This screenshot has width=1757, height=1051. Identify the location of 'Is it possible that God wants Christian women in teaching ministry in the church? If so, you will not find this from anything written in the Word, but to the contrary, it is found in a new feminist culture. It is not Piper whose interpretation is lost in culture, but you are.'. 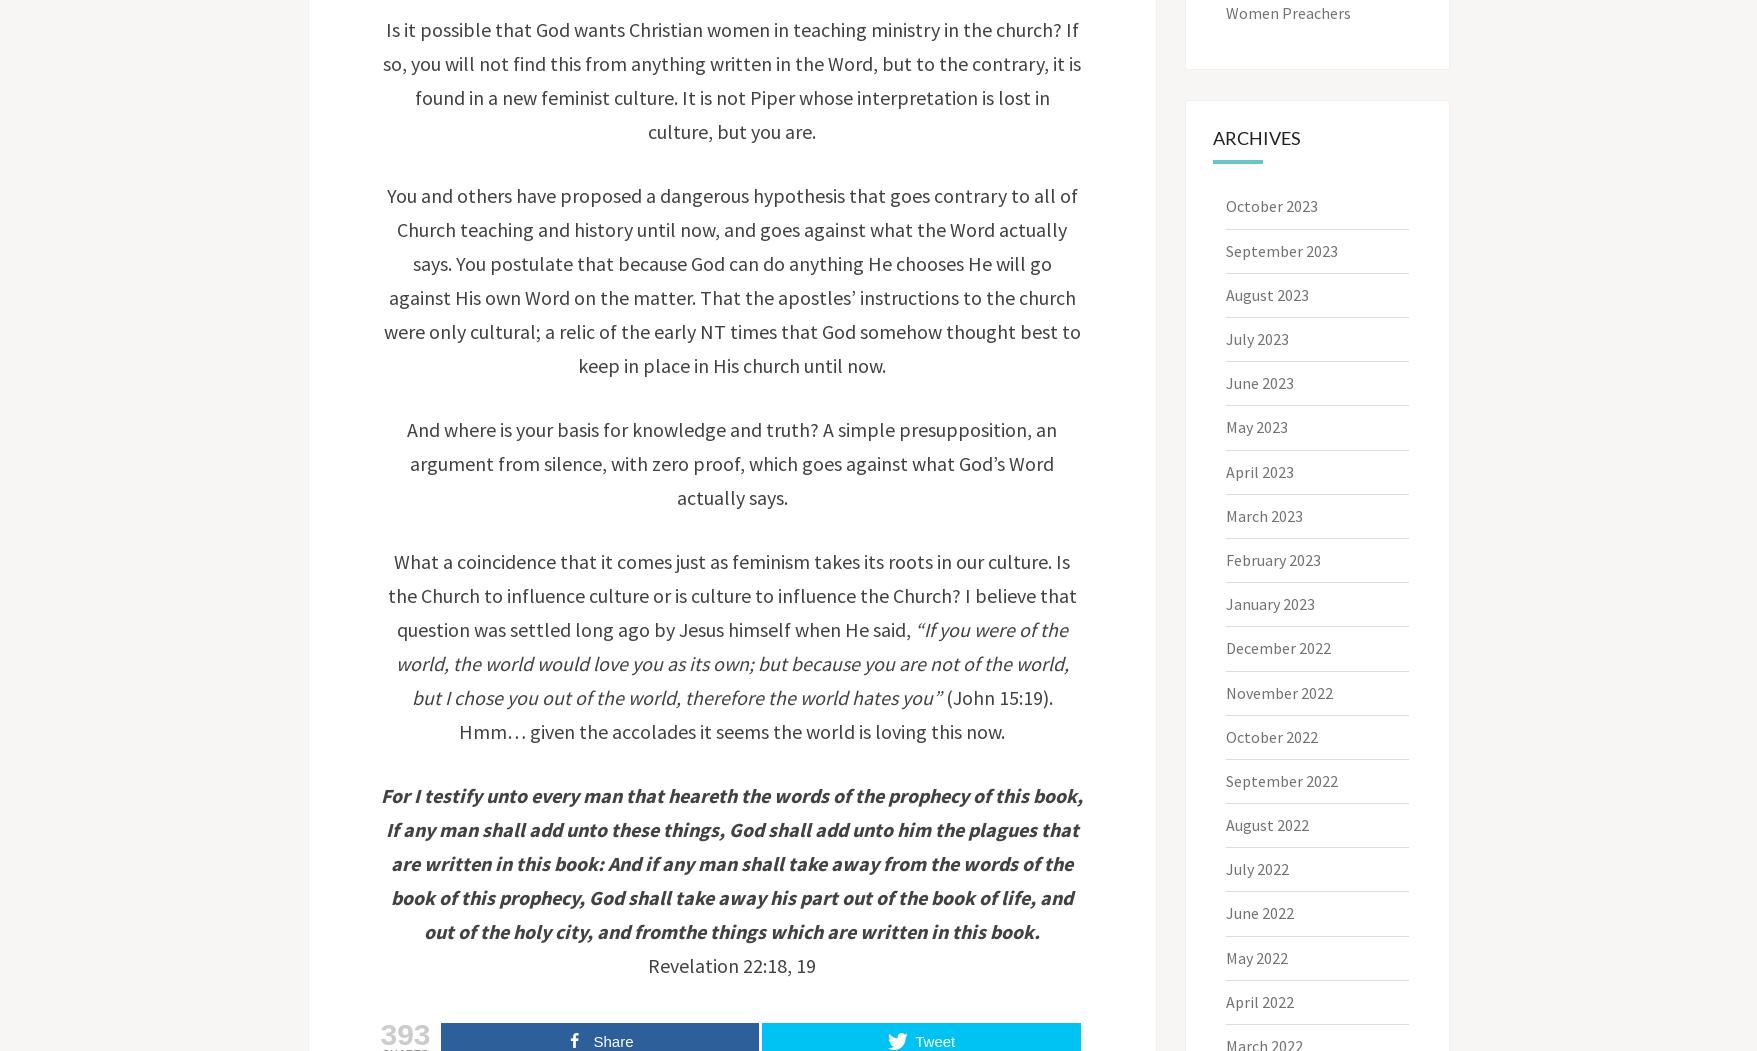
(382, 79).